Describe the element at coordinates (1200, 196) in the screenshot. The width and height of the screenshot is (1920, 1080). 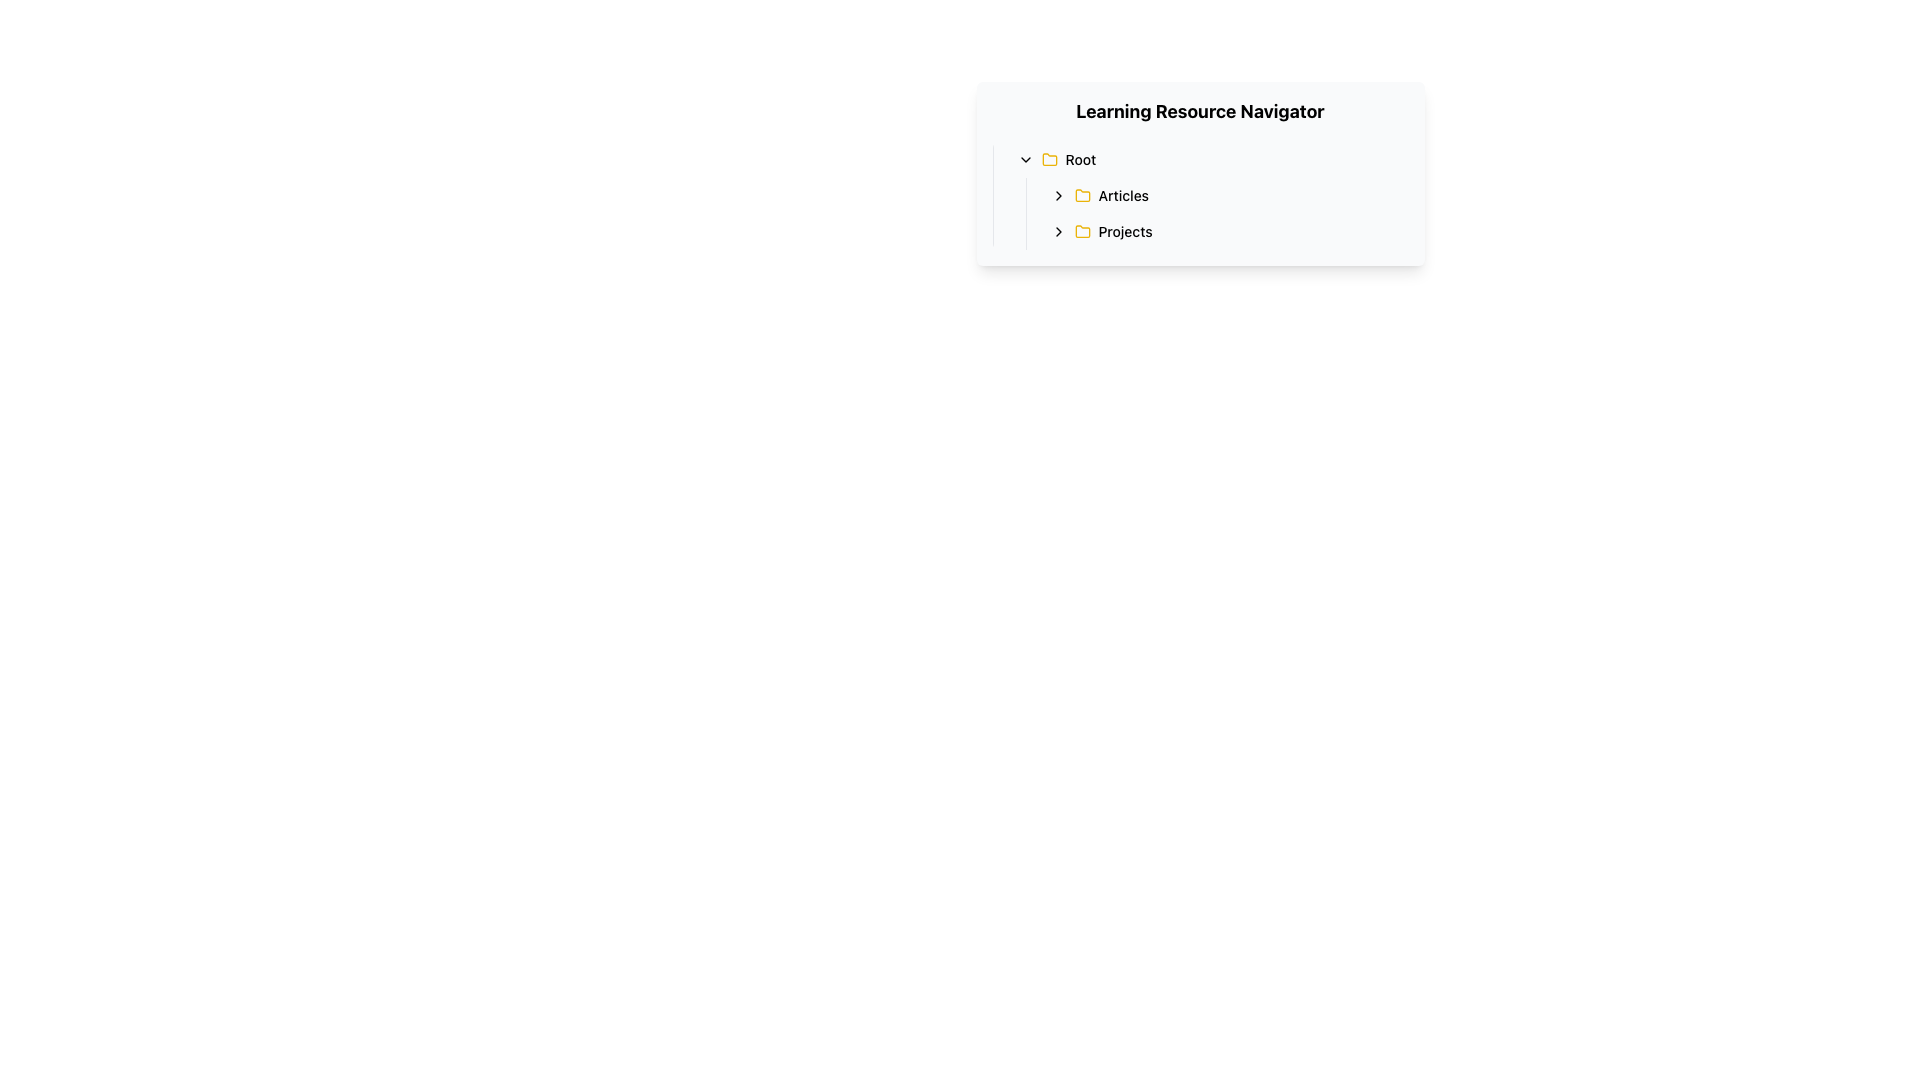
I see `the navigation module in the 'Learning Resource Navigator'` at that location.